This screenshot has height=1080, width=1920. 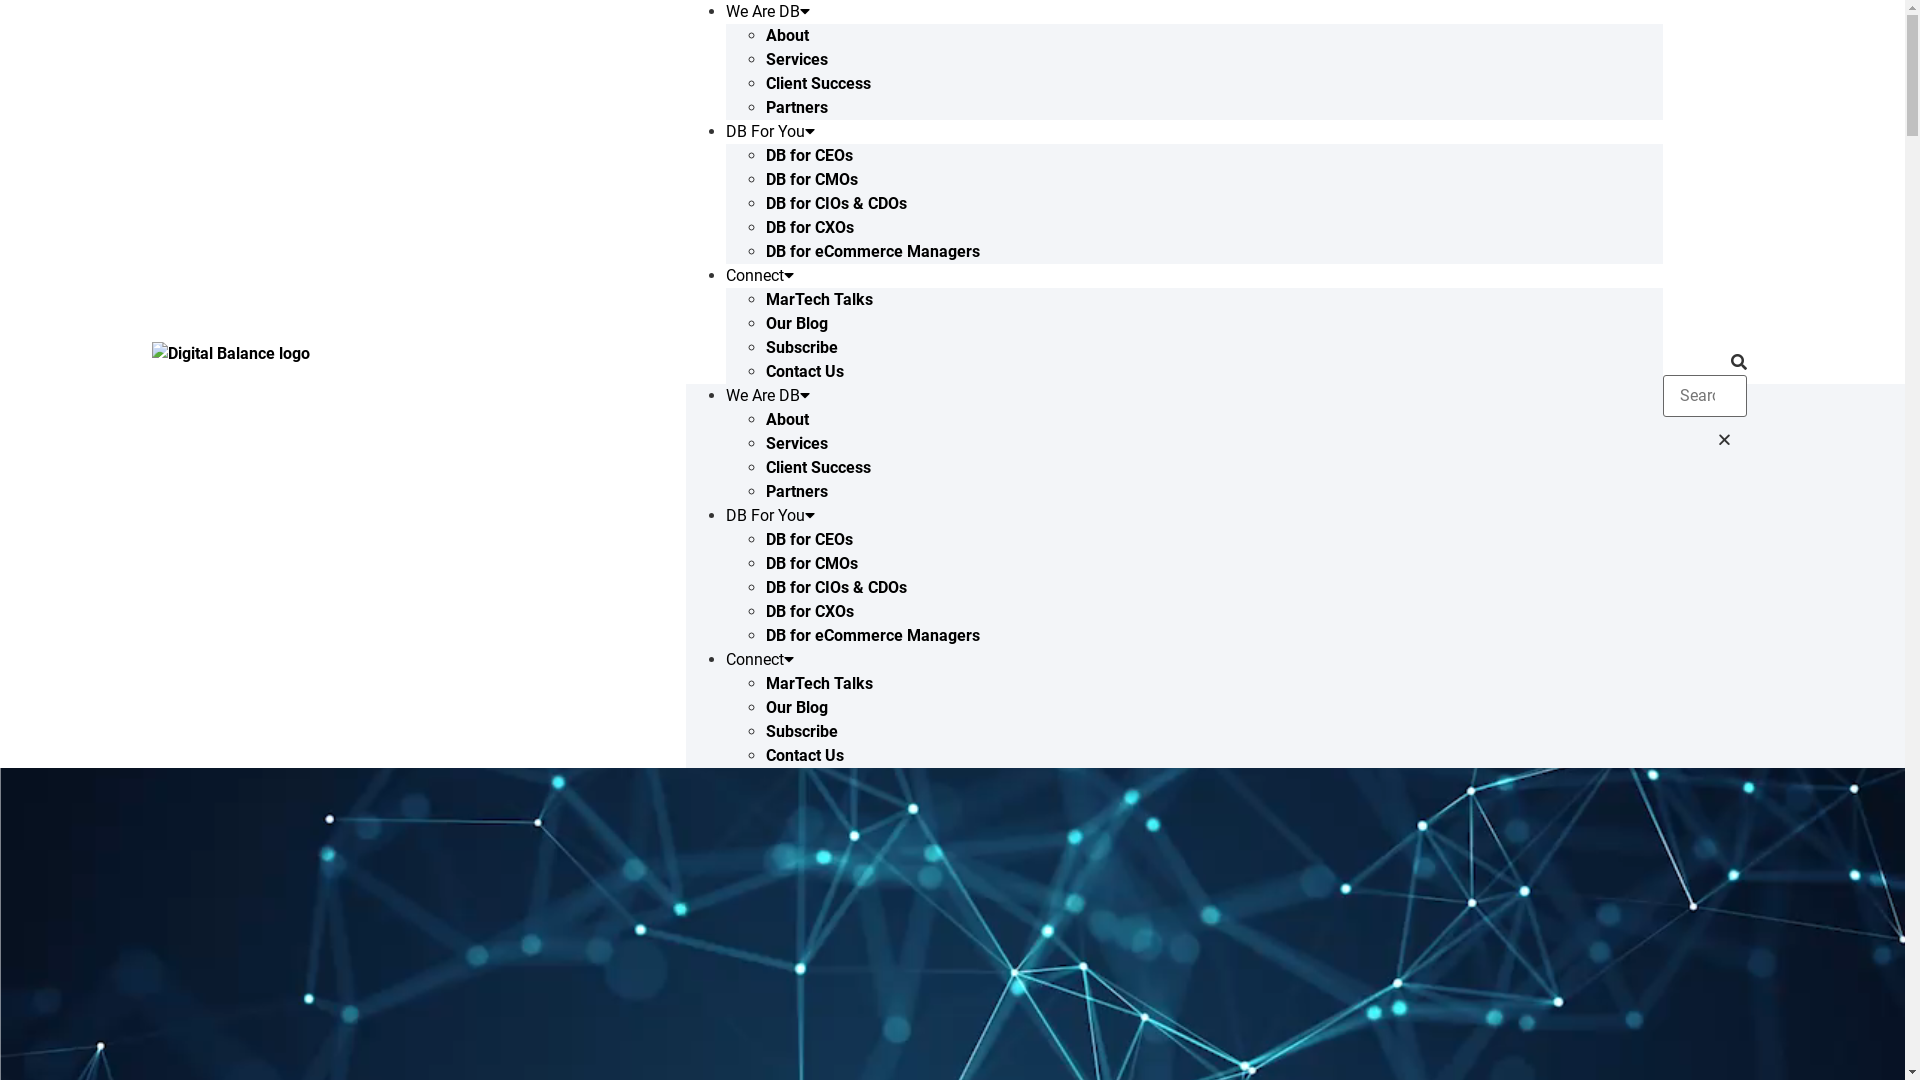 I want to click on 'DB for CIOs & CDOs', so click(x=836, y=203).